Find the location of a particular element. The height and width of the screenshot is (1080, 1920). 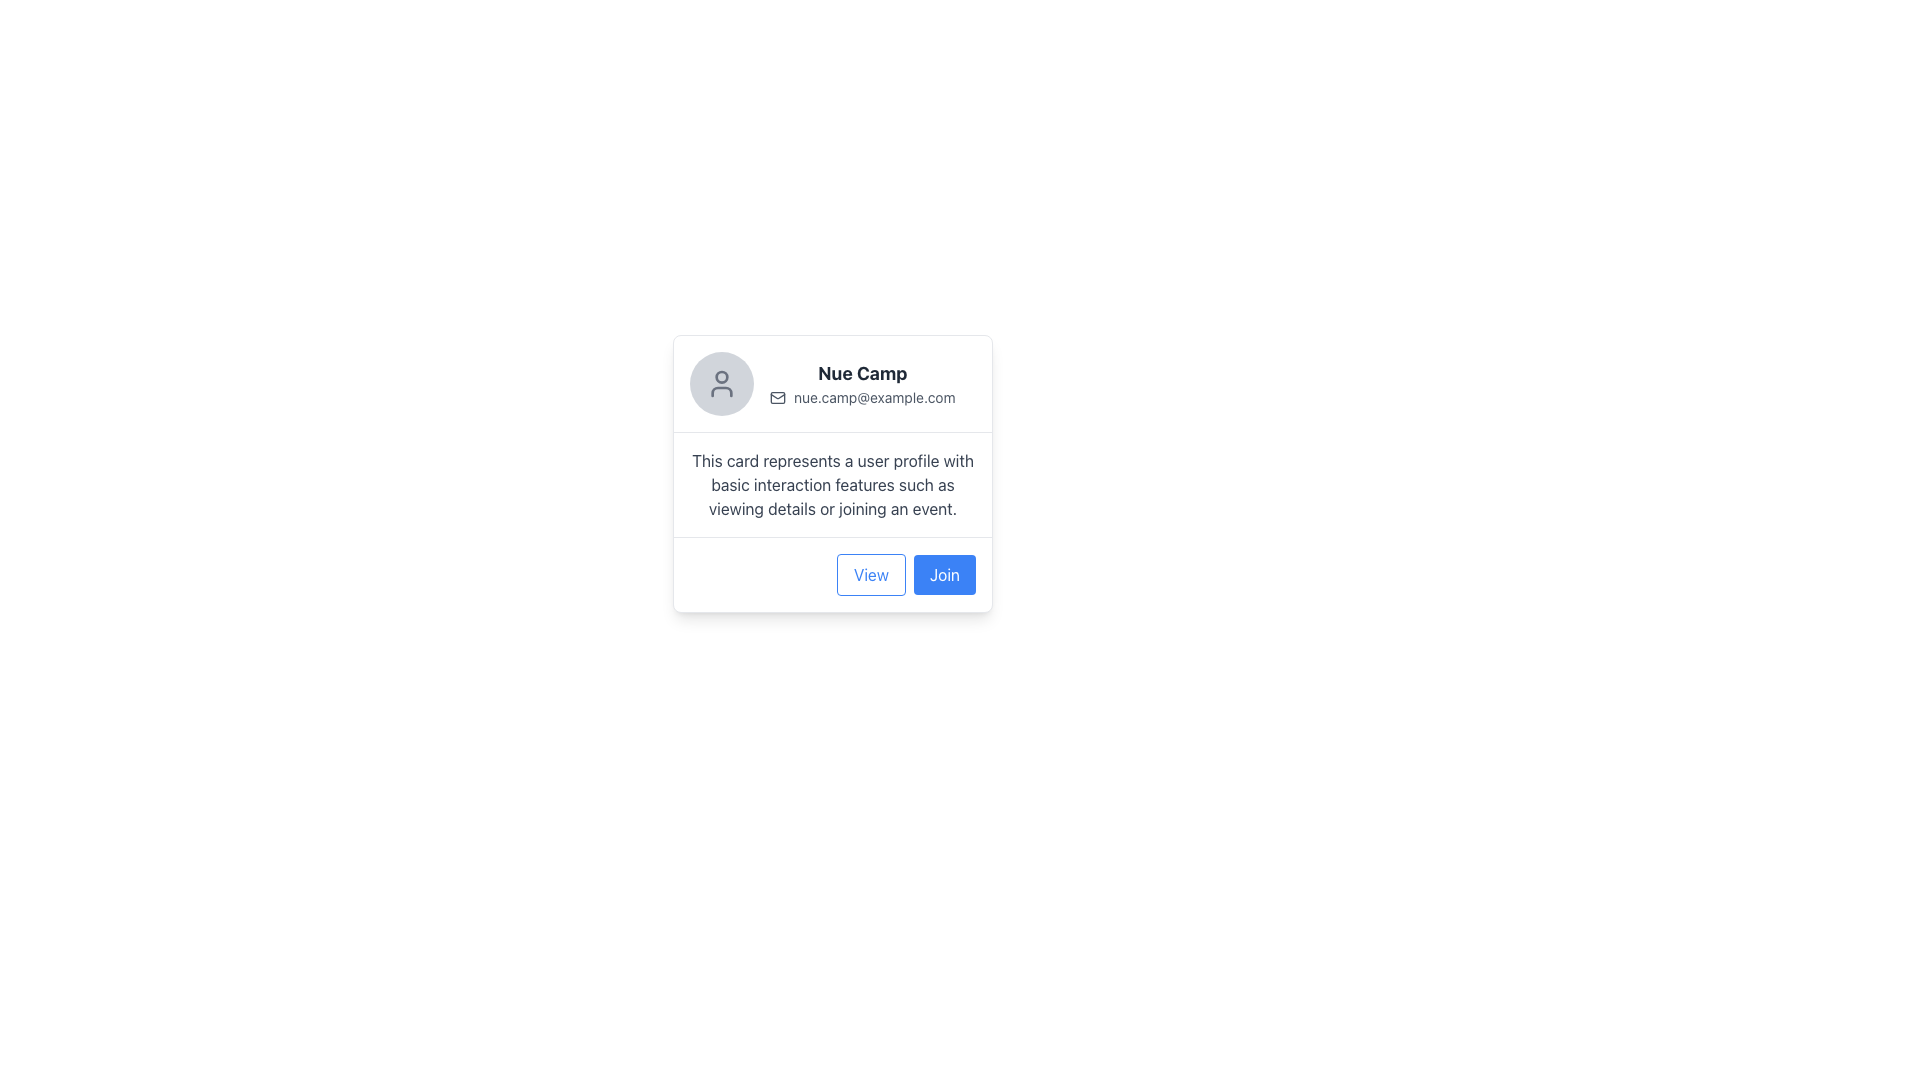

the 'View' button located at the bottom-right of the card is located at coordinates (870, 574).